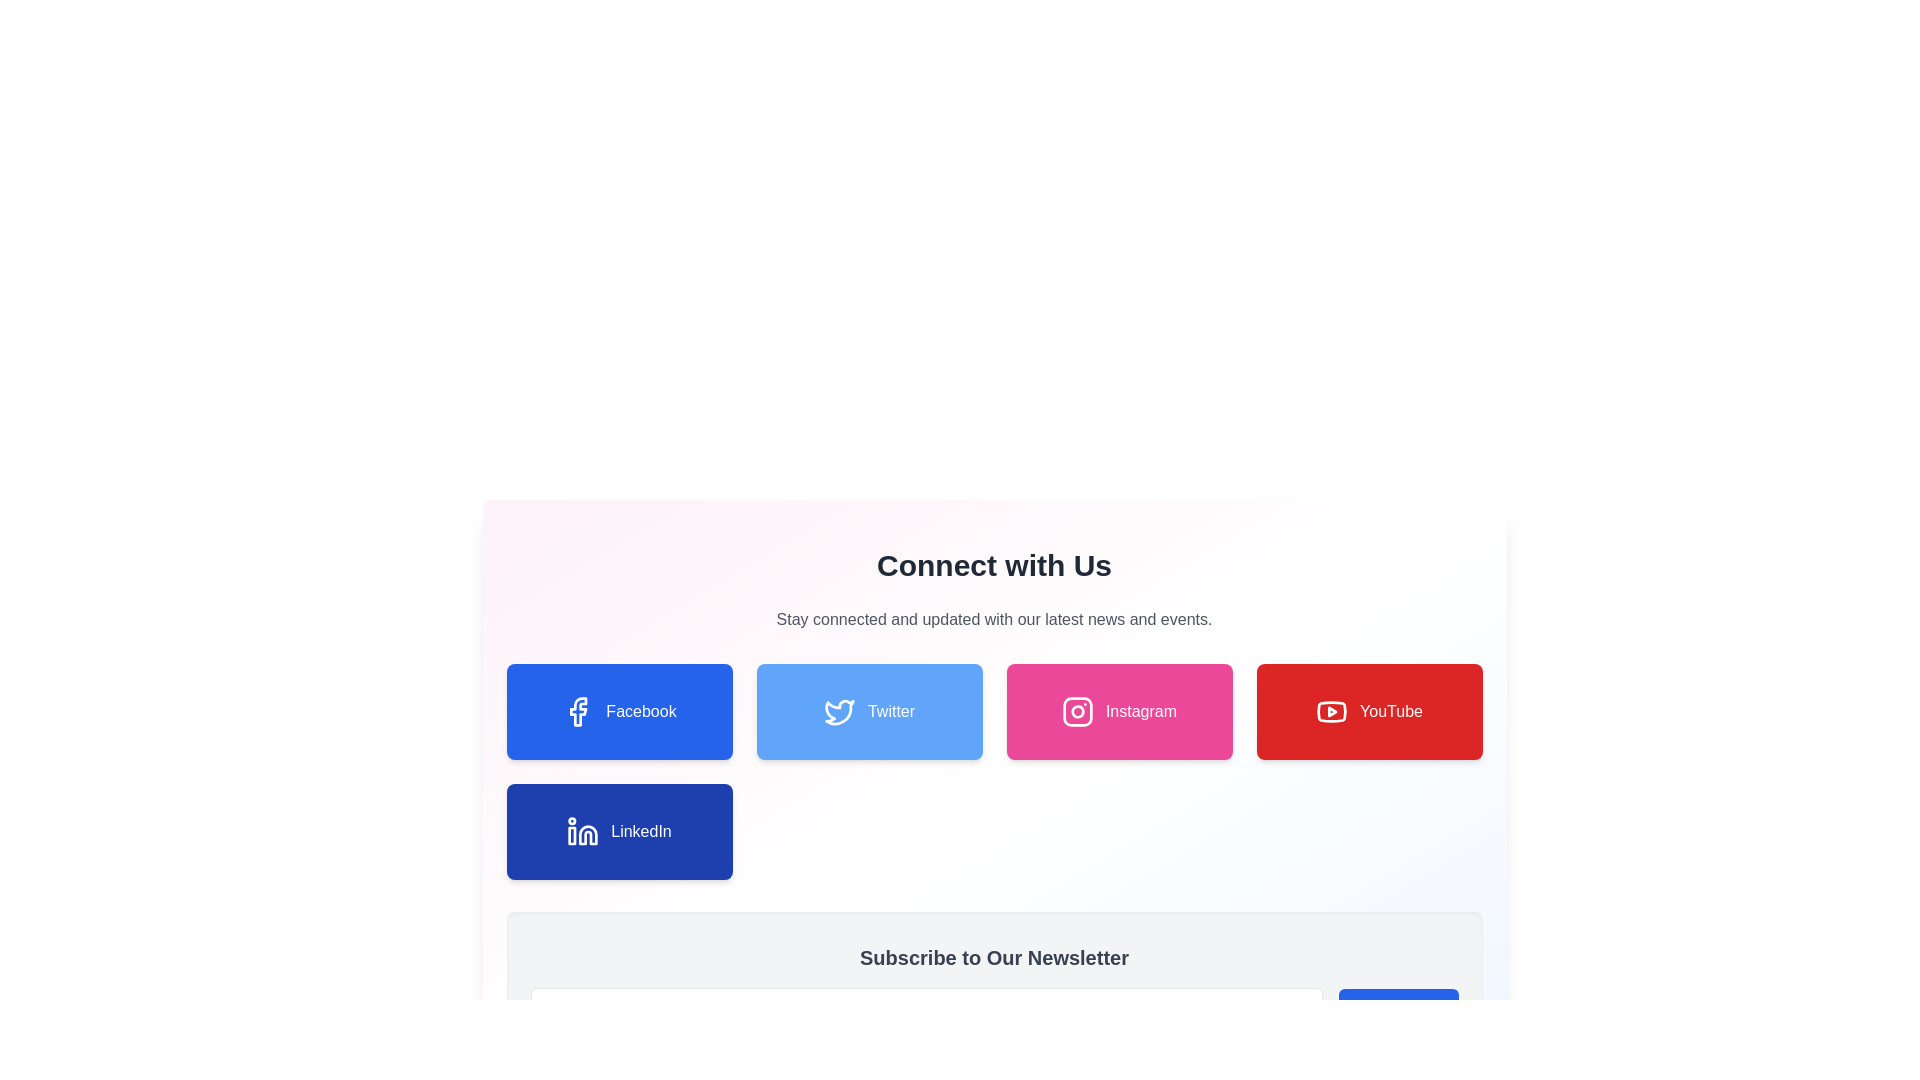  Describe the element at coordinates (1368, 711) in the screenshot. I see `the YouTube button, which is the fourth item in the row of social media buttons, located to the right of the Instagram button and above the LinkedIn button` at that location.